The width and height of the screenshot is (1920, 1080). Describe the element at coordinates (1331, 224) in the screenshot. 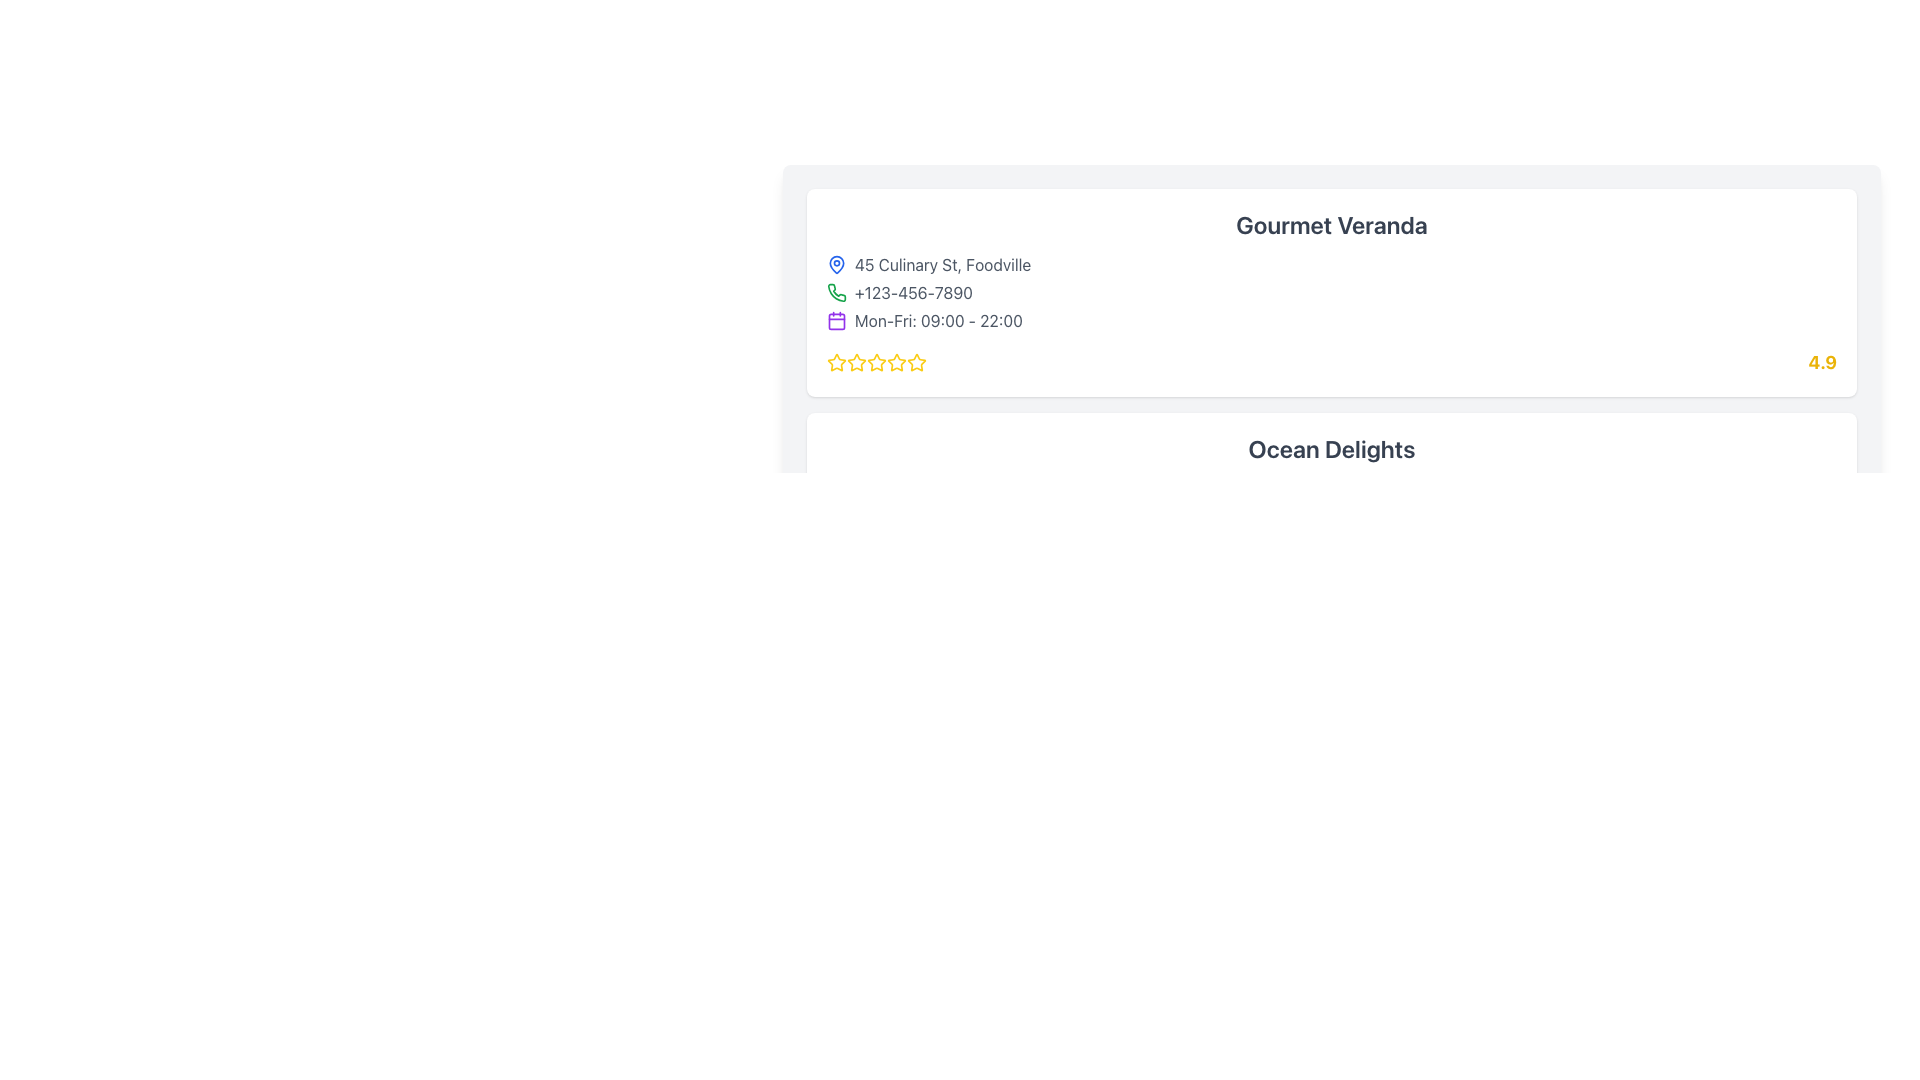

I see `the Header Text element that displays the name of a location or establishment, which is located inside a rounded rectangular card at the top and is horizontally centered` at that location.